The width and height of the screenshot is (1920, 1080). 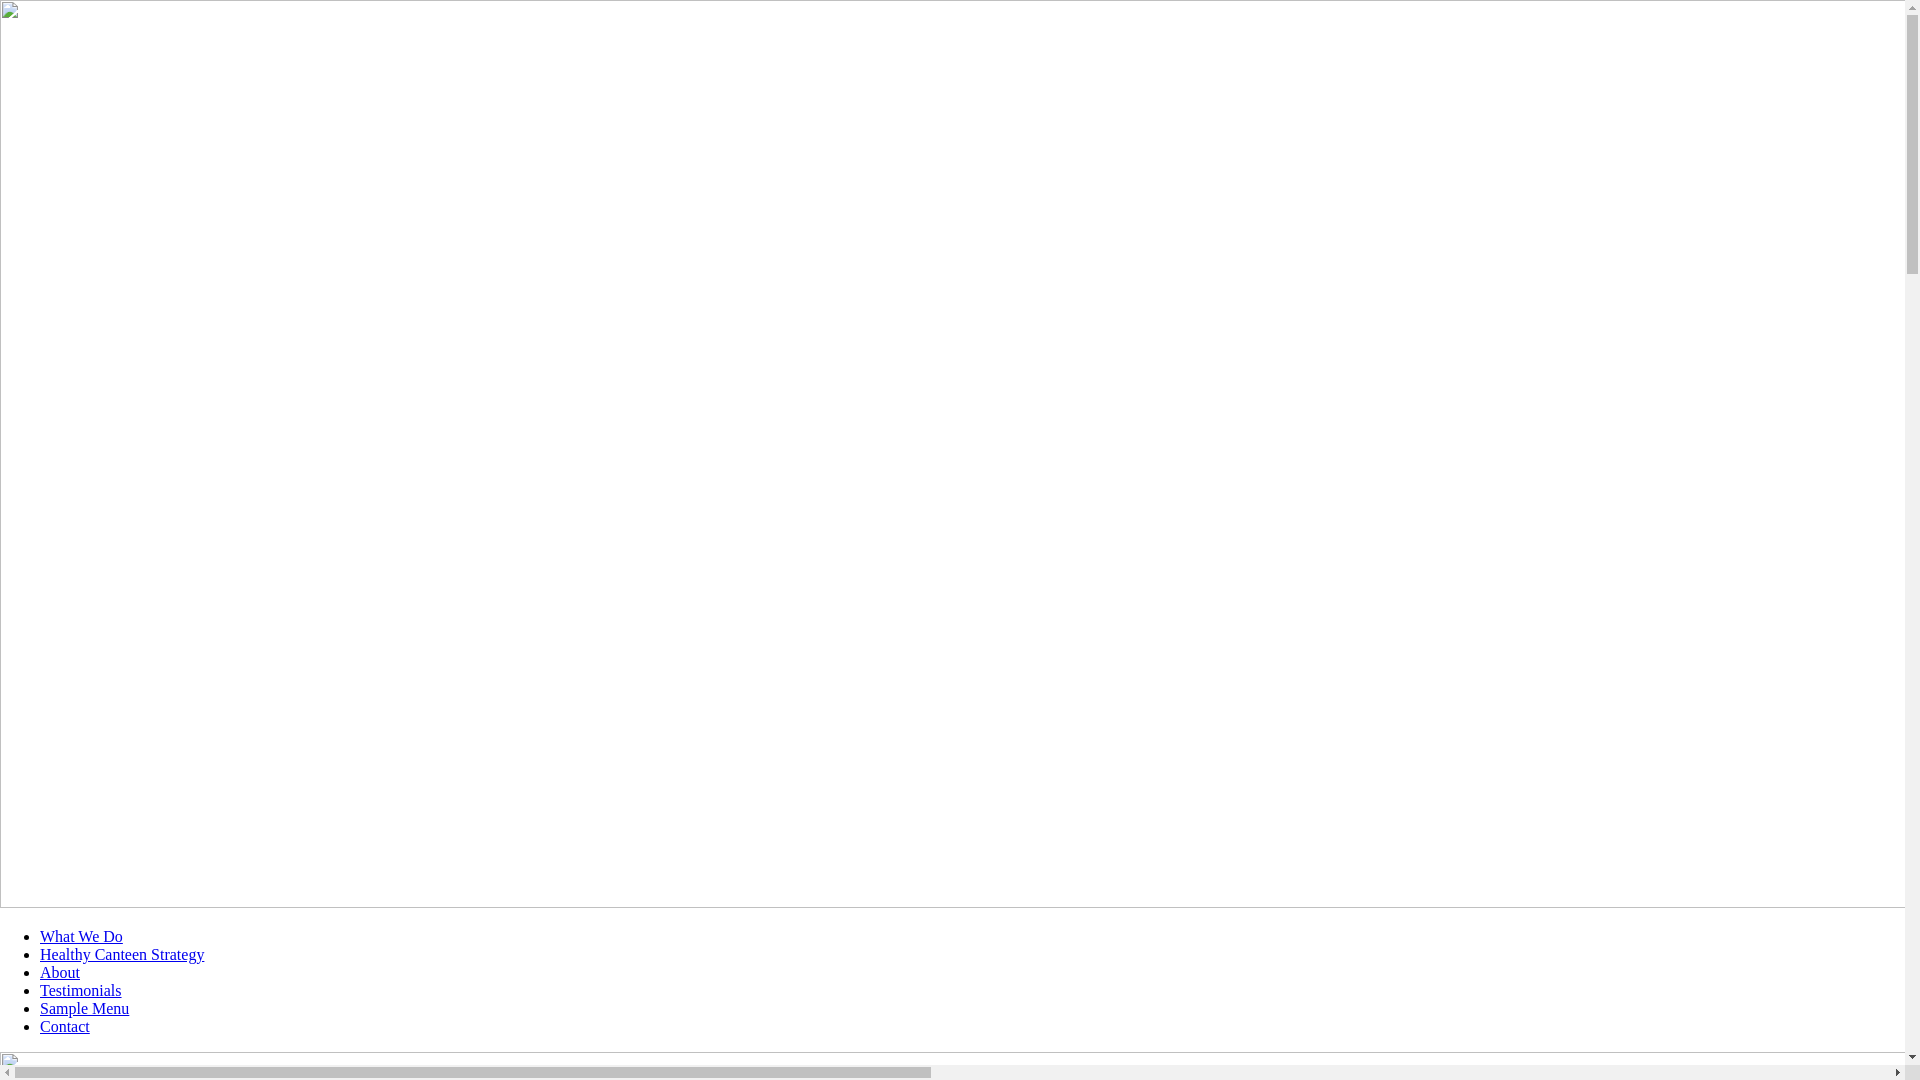 What do you see at coordinates (120, 953) in the screenshot?
I see `'Healthy Canteen Strategy'` at bounding box center [120, 953].